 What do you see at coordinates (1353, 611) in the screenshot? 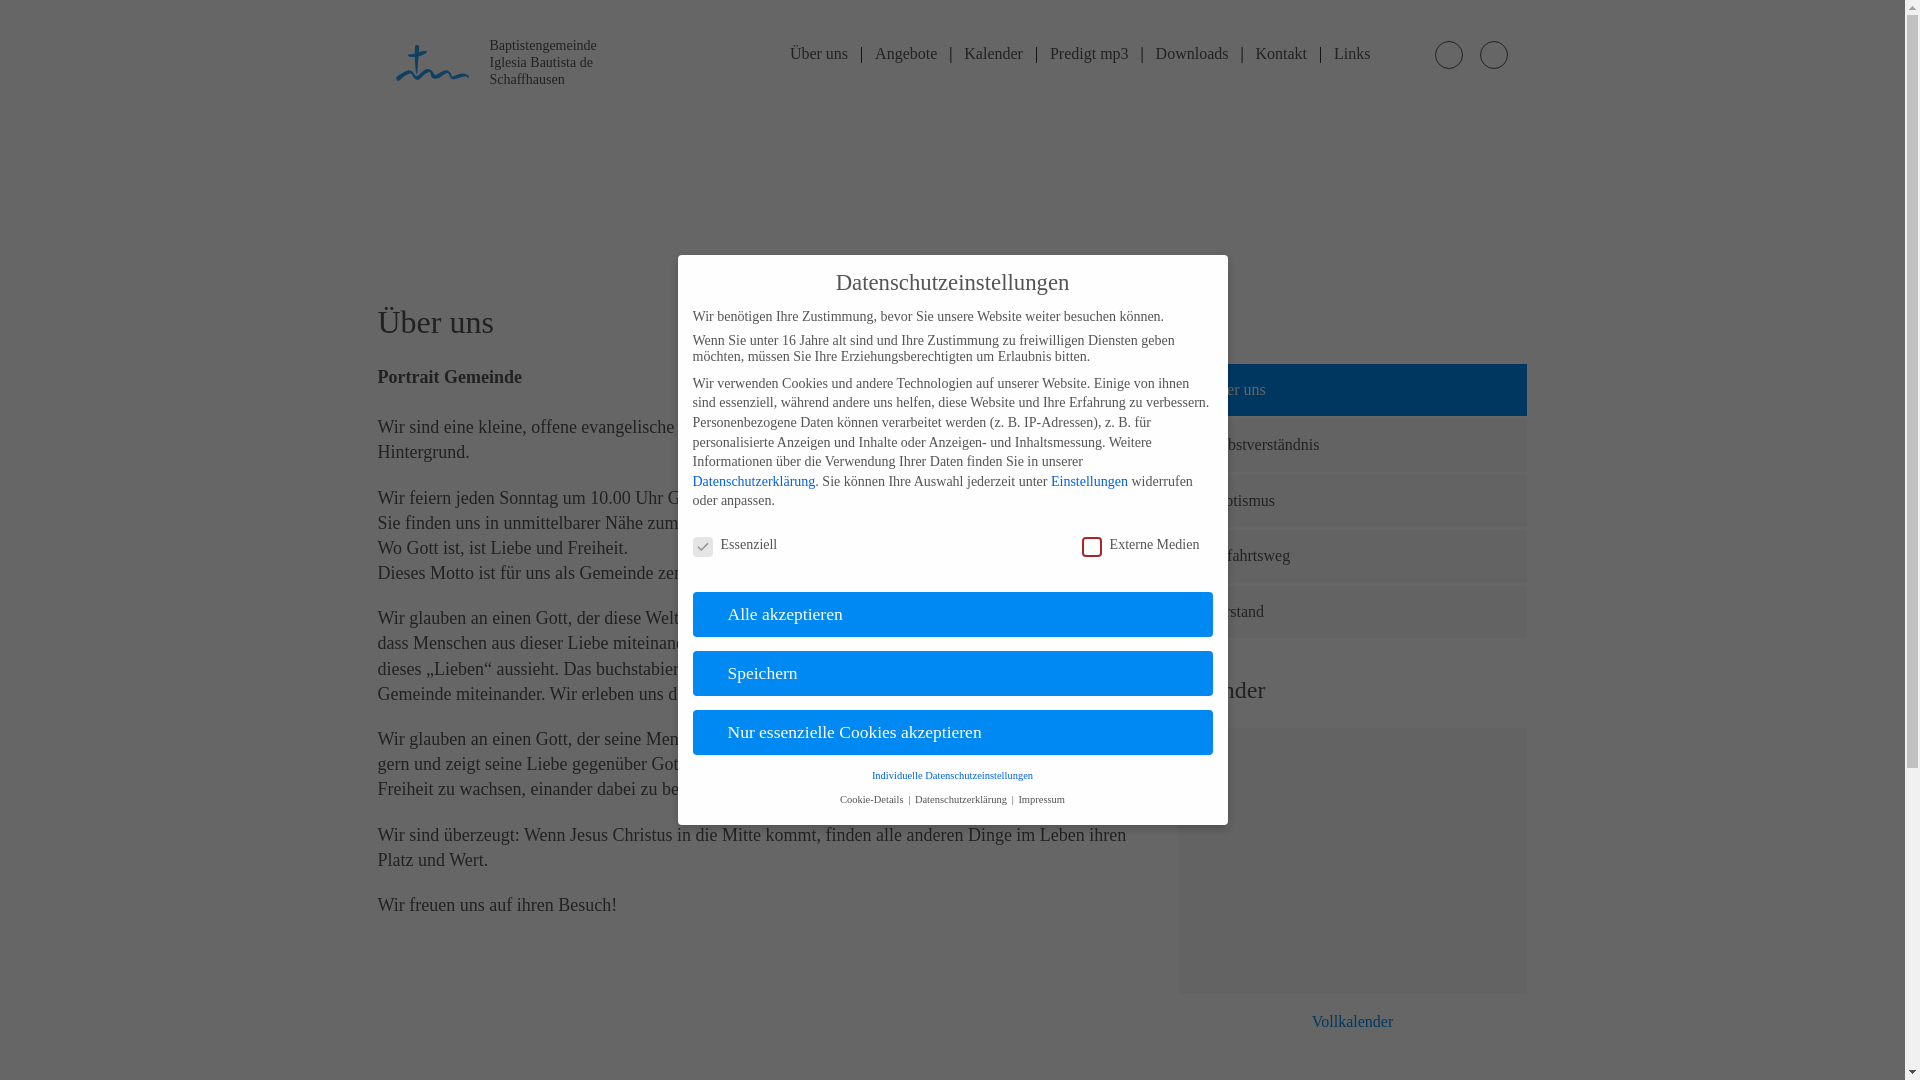
I see `'Vorstand'` at bounding box center [1353, 611].